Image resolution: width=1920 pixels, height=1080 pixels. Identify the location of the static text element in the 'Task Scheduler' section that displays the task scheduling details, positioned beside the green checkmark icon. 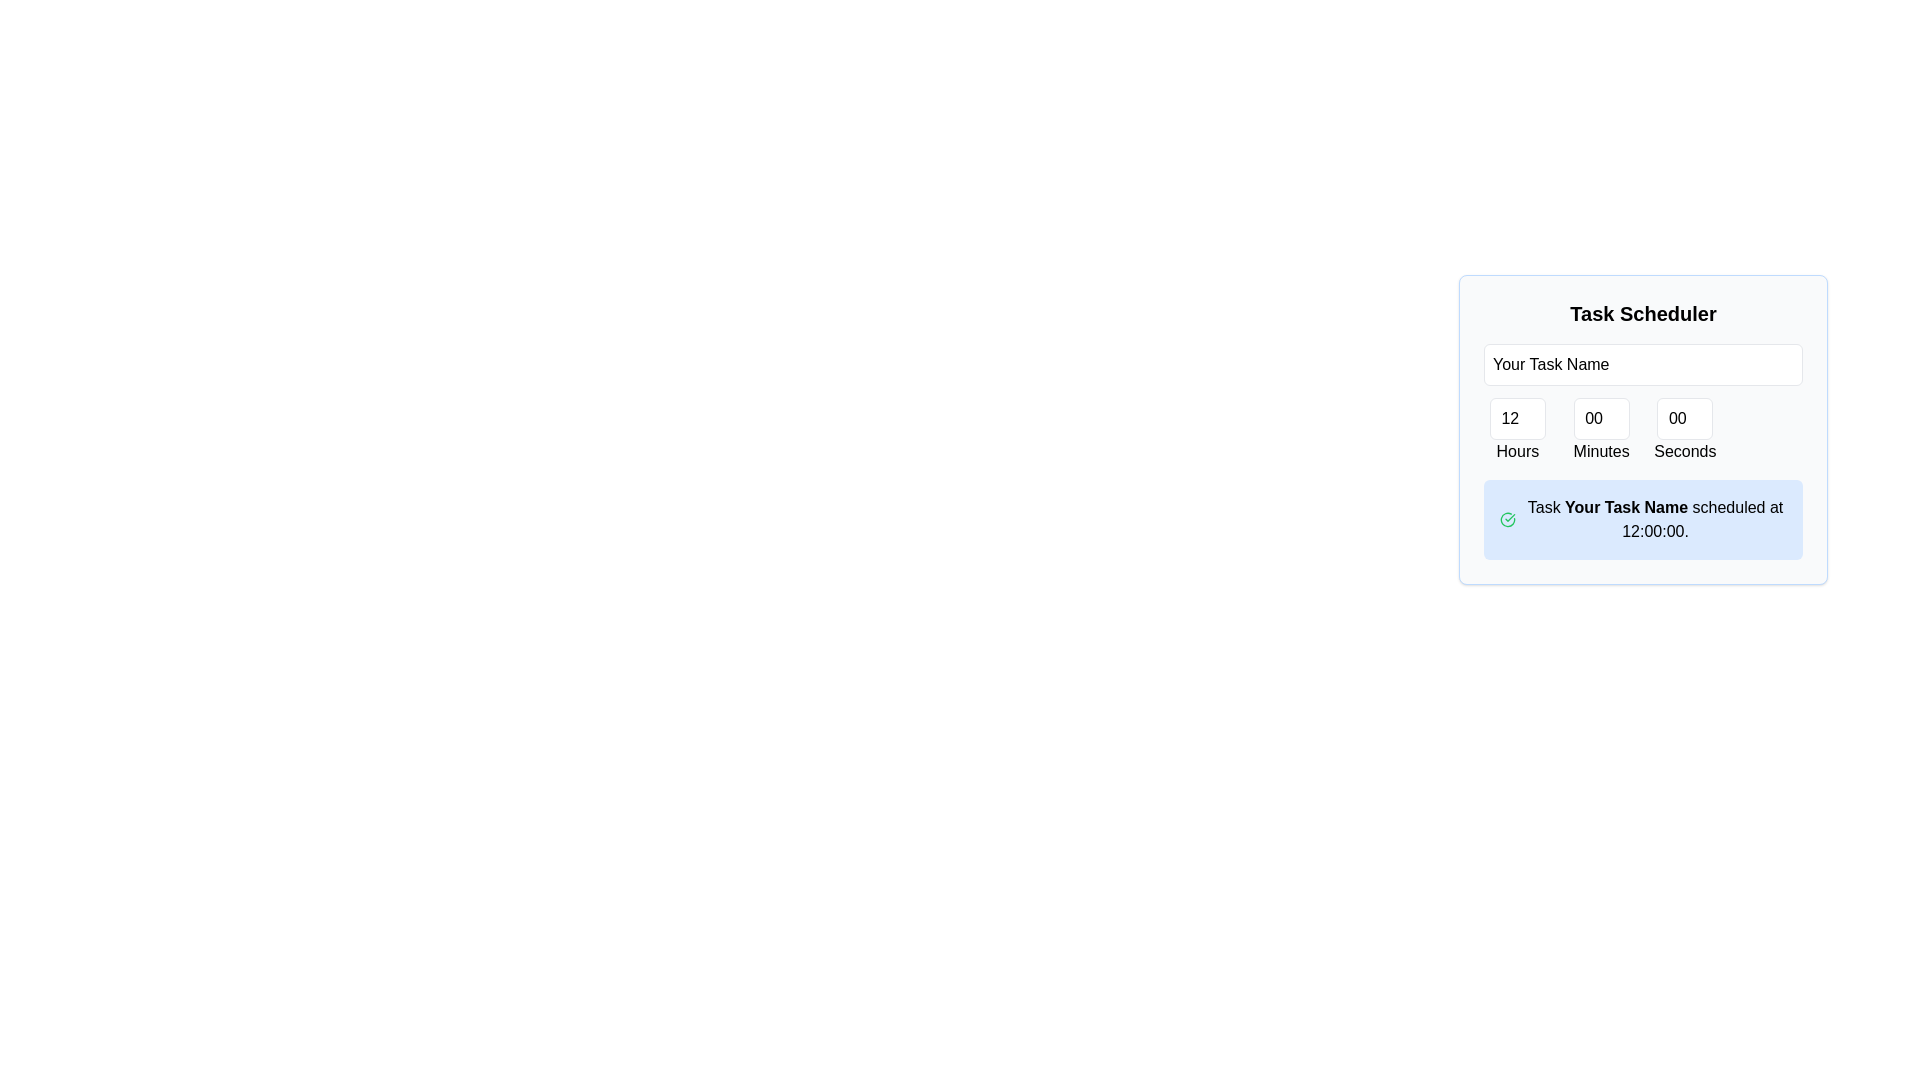
(1655, 519).